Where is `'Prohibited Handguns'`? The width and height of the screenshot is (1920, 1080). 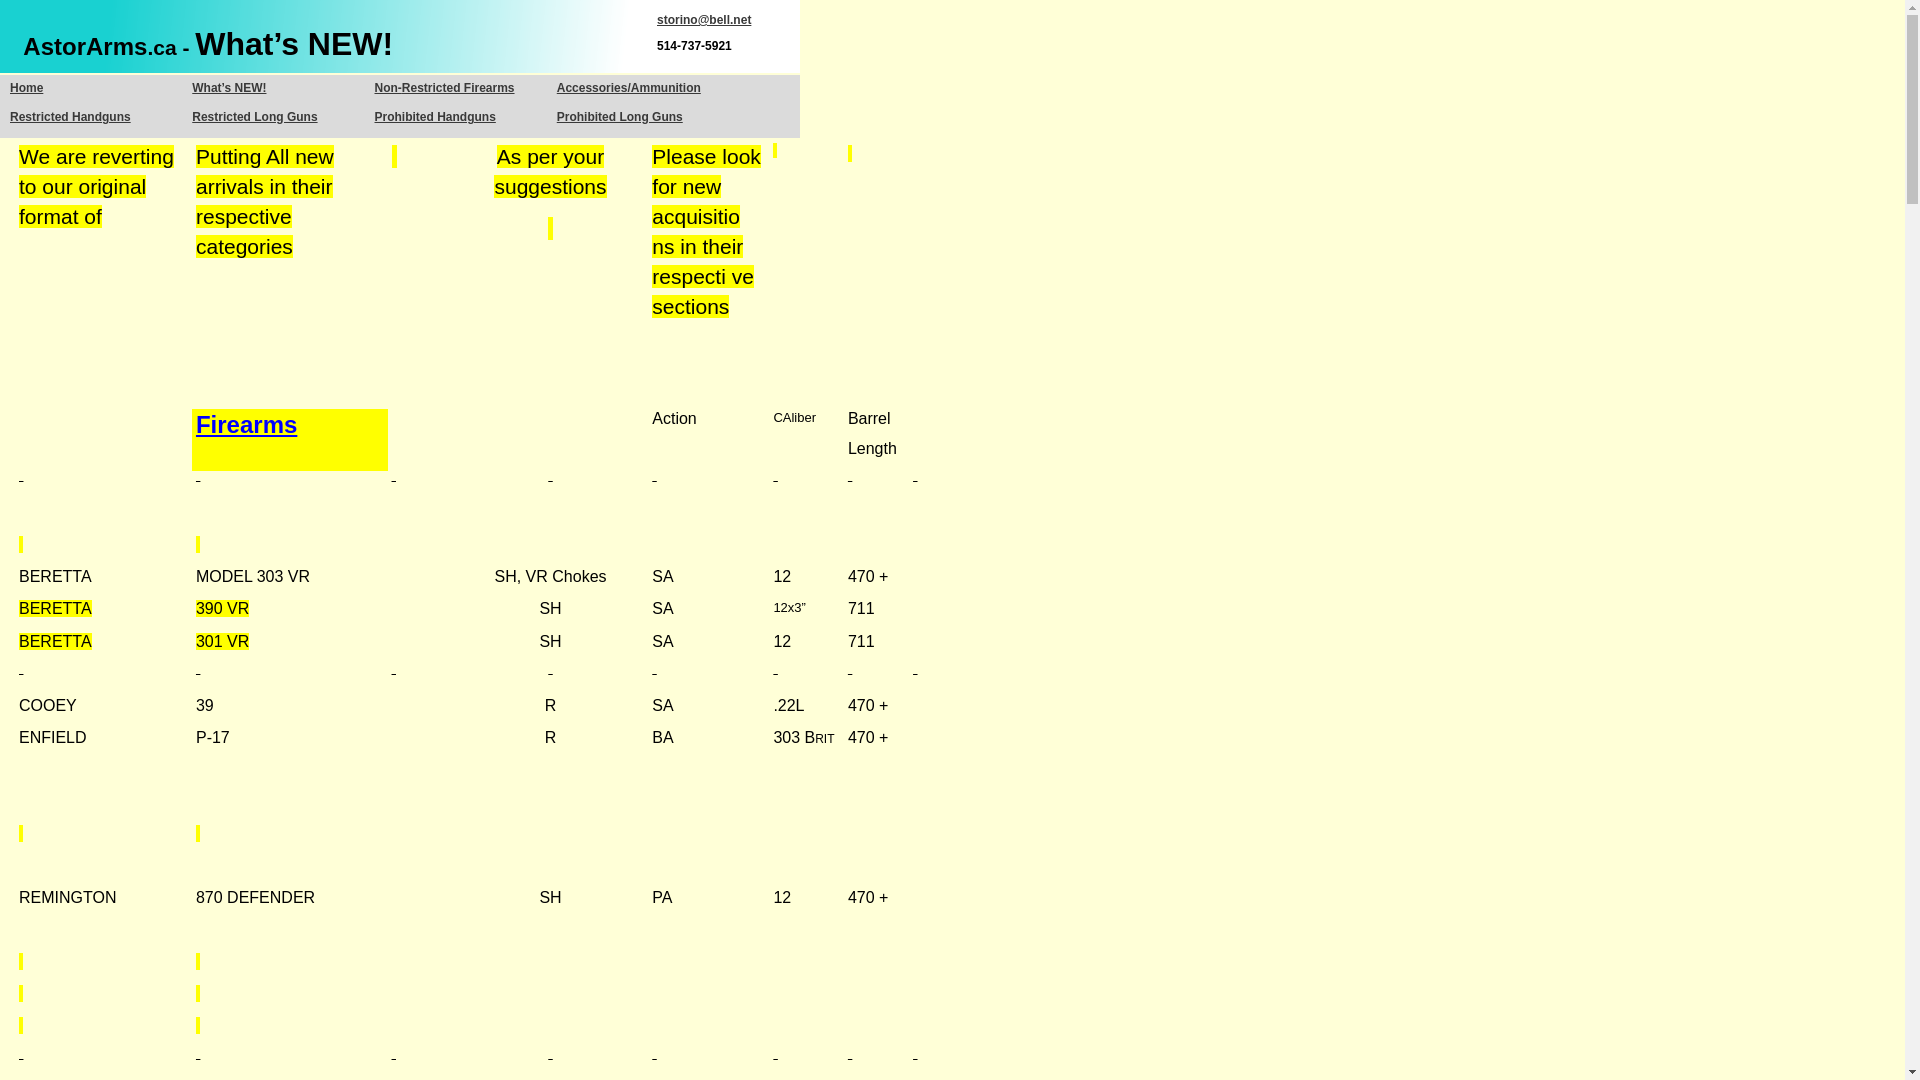
'Prohibited Handguns' is located at coordinates (433, 116).